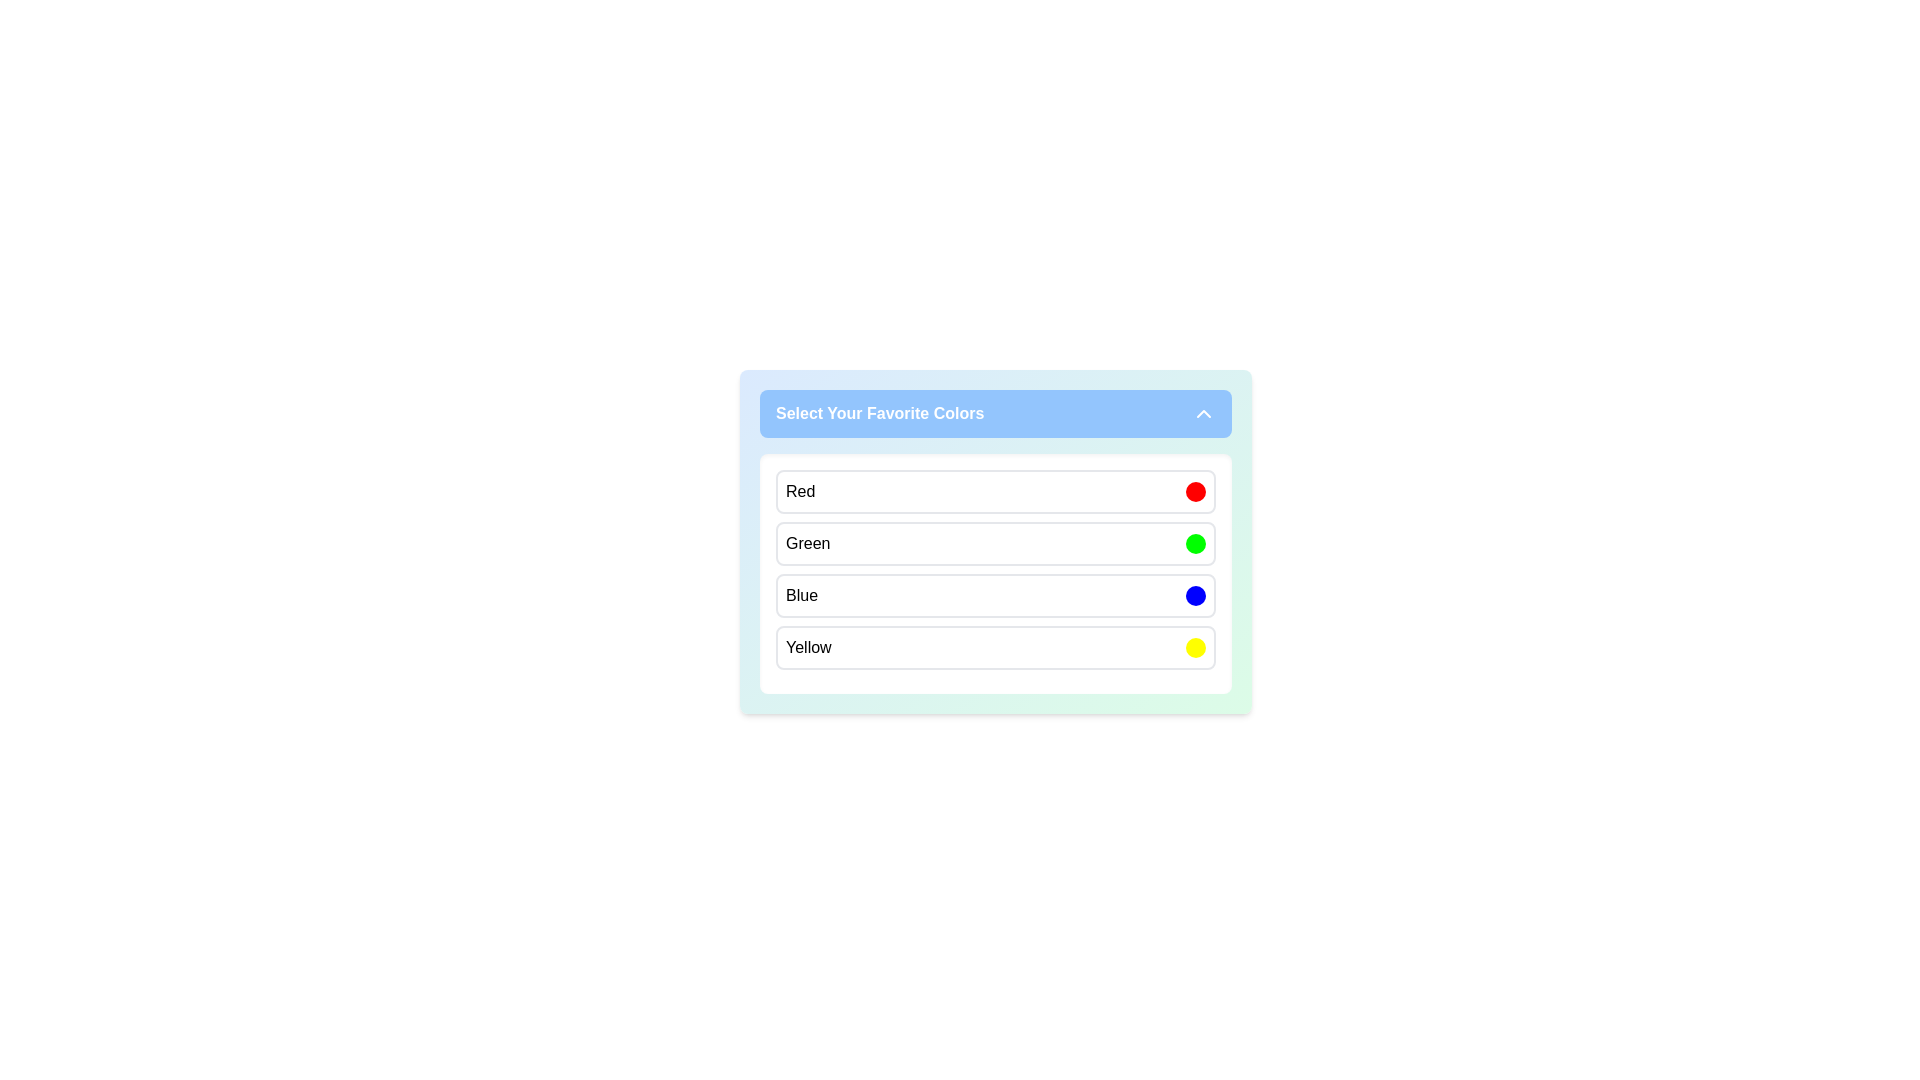  I want to click on the visual indicator, a small green circle located to the far right of the list item labeled 'Green', so click(1195, 543).